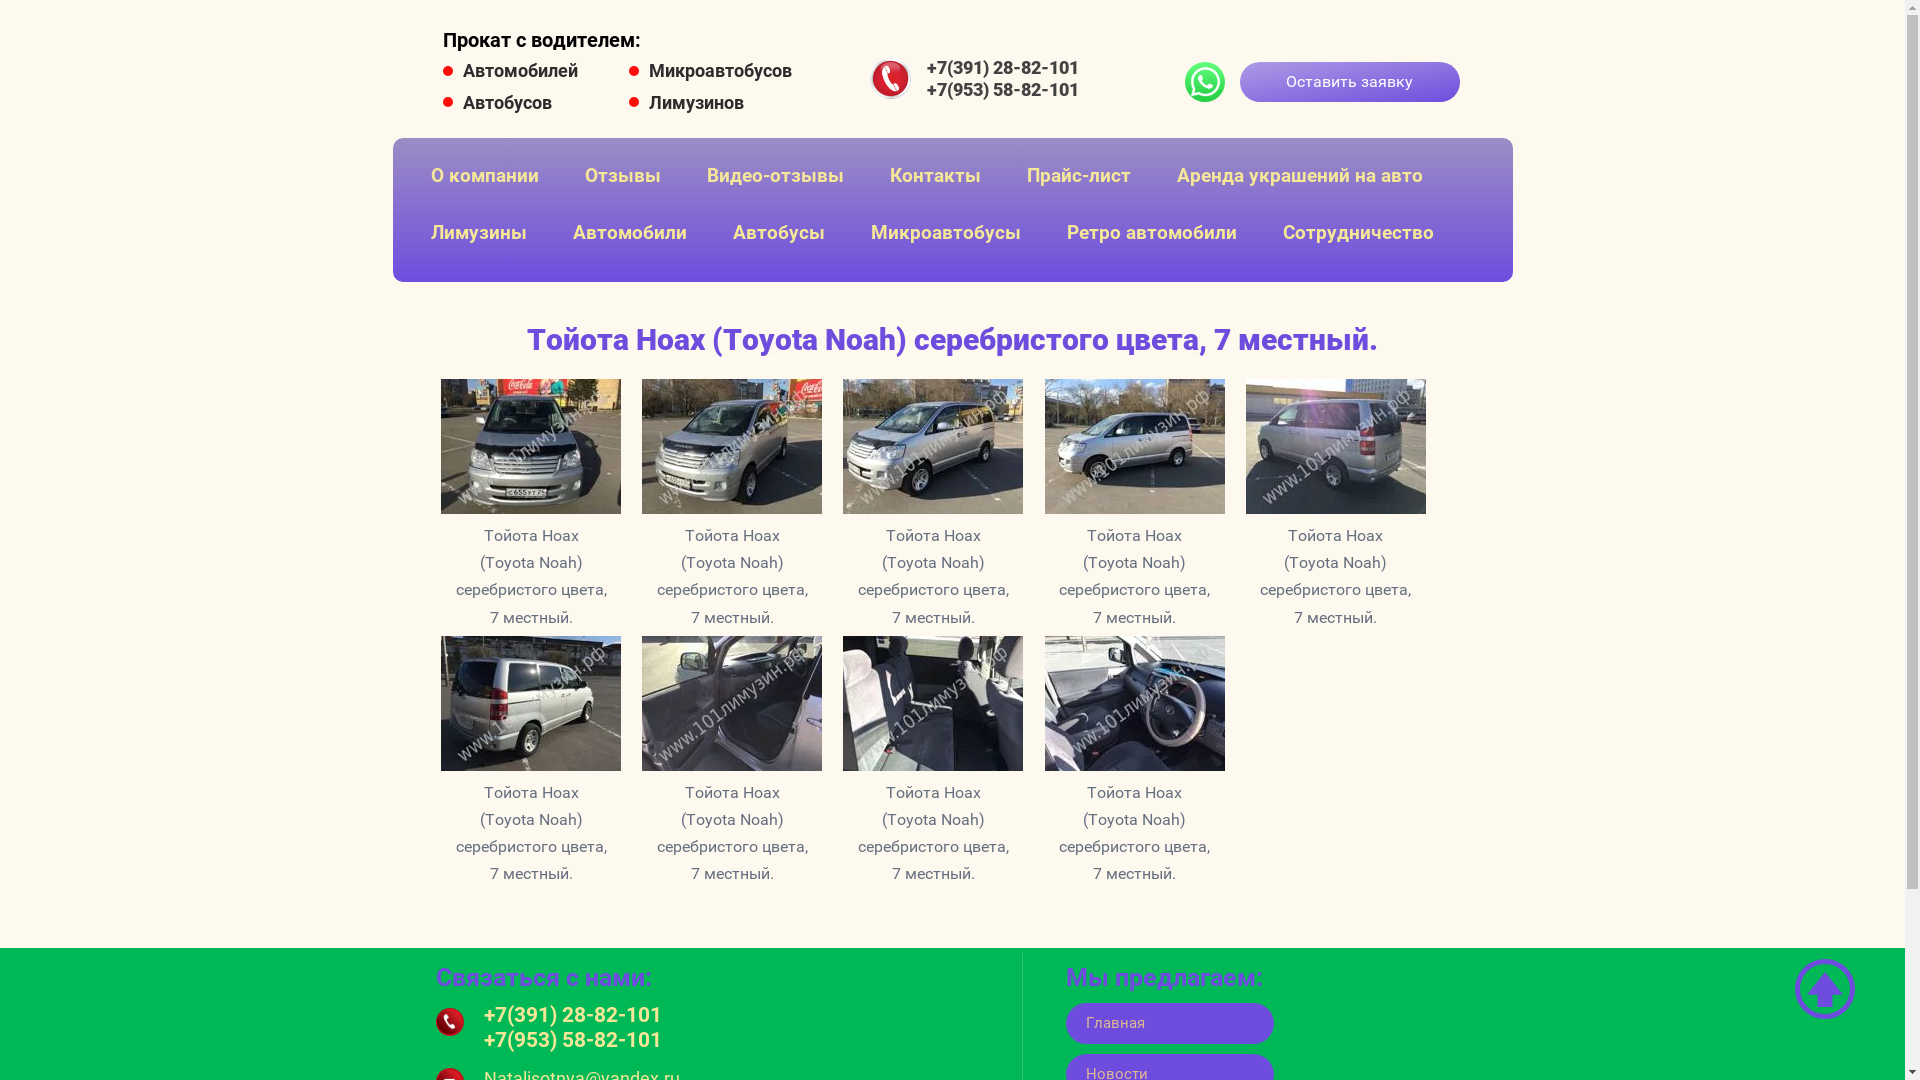  I want to click on '+7(391) 28-82-101', so click(1003, 66).